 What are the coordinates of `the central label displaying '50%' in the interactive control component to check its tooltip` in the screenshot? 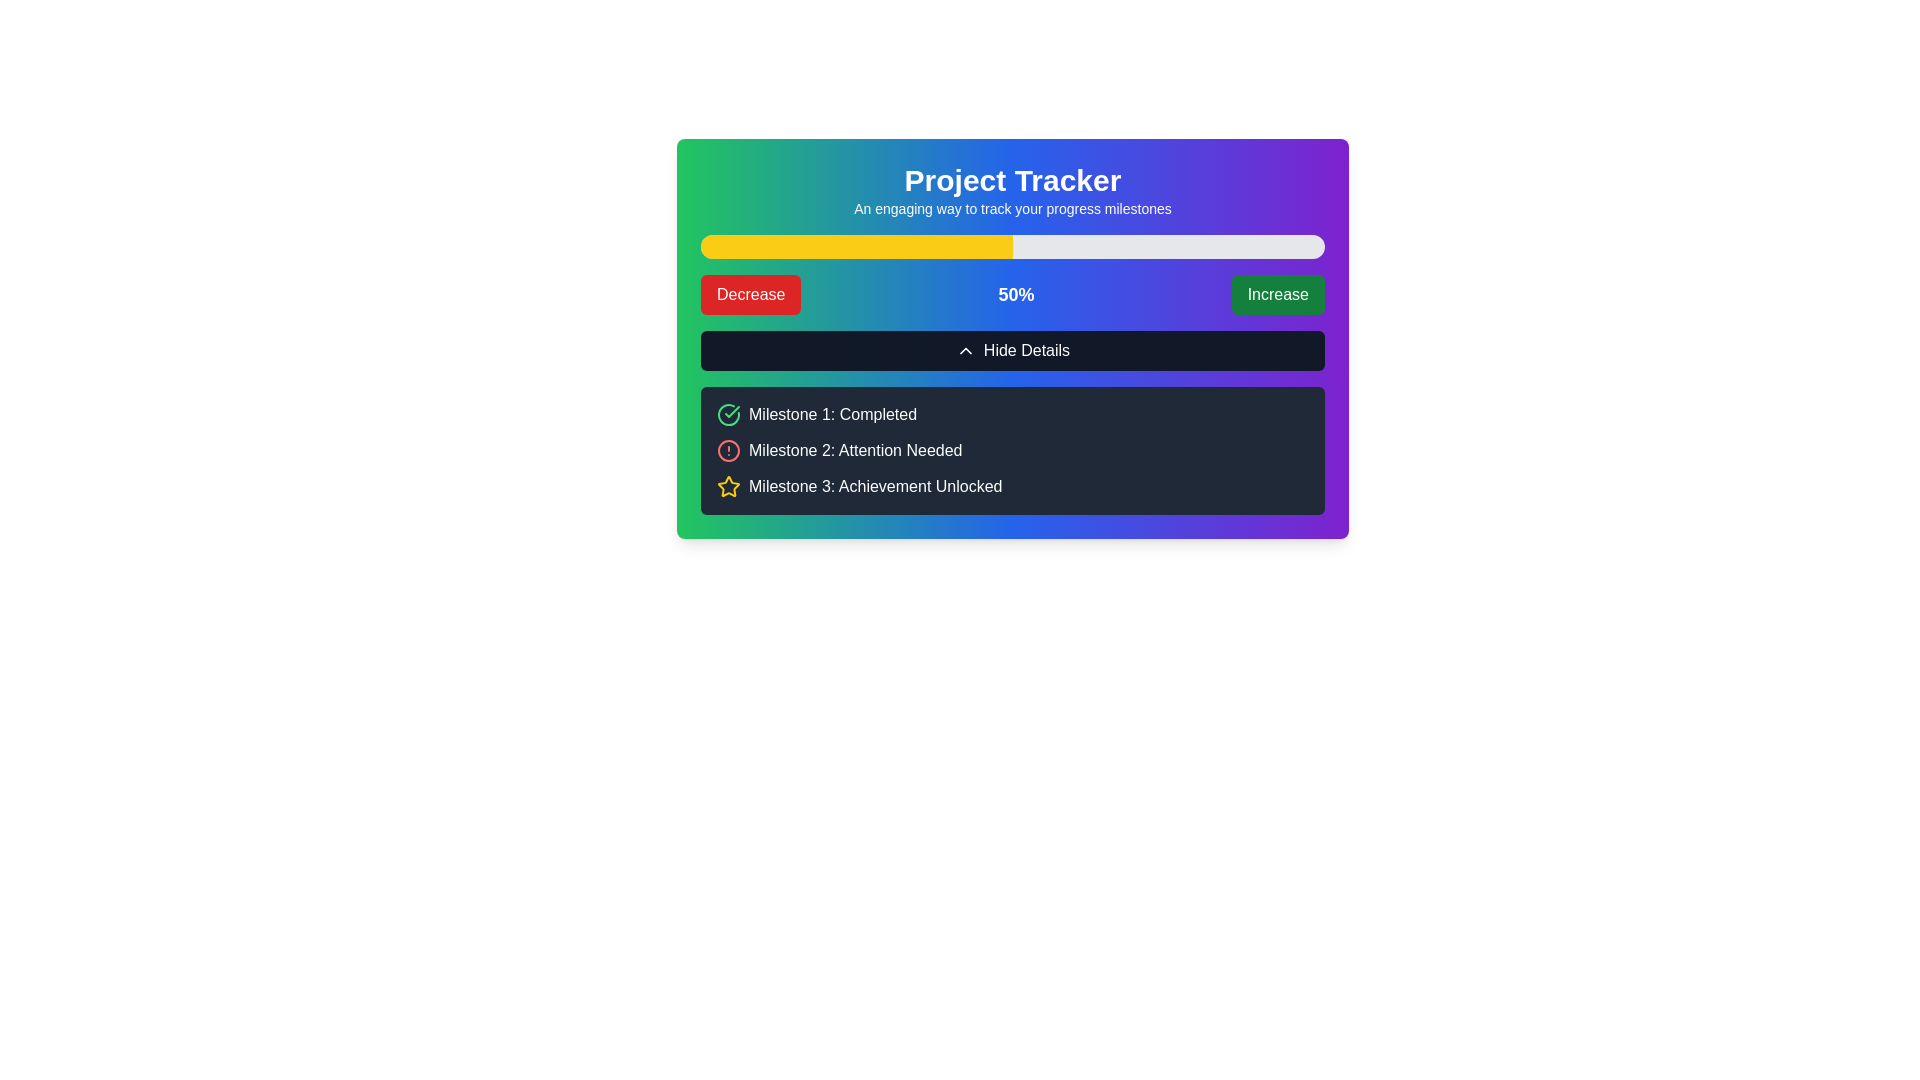 It's located at (1012, 294).